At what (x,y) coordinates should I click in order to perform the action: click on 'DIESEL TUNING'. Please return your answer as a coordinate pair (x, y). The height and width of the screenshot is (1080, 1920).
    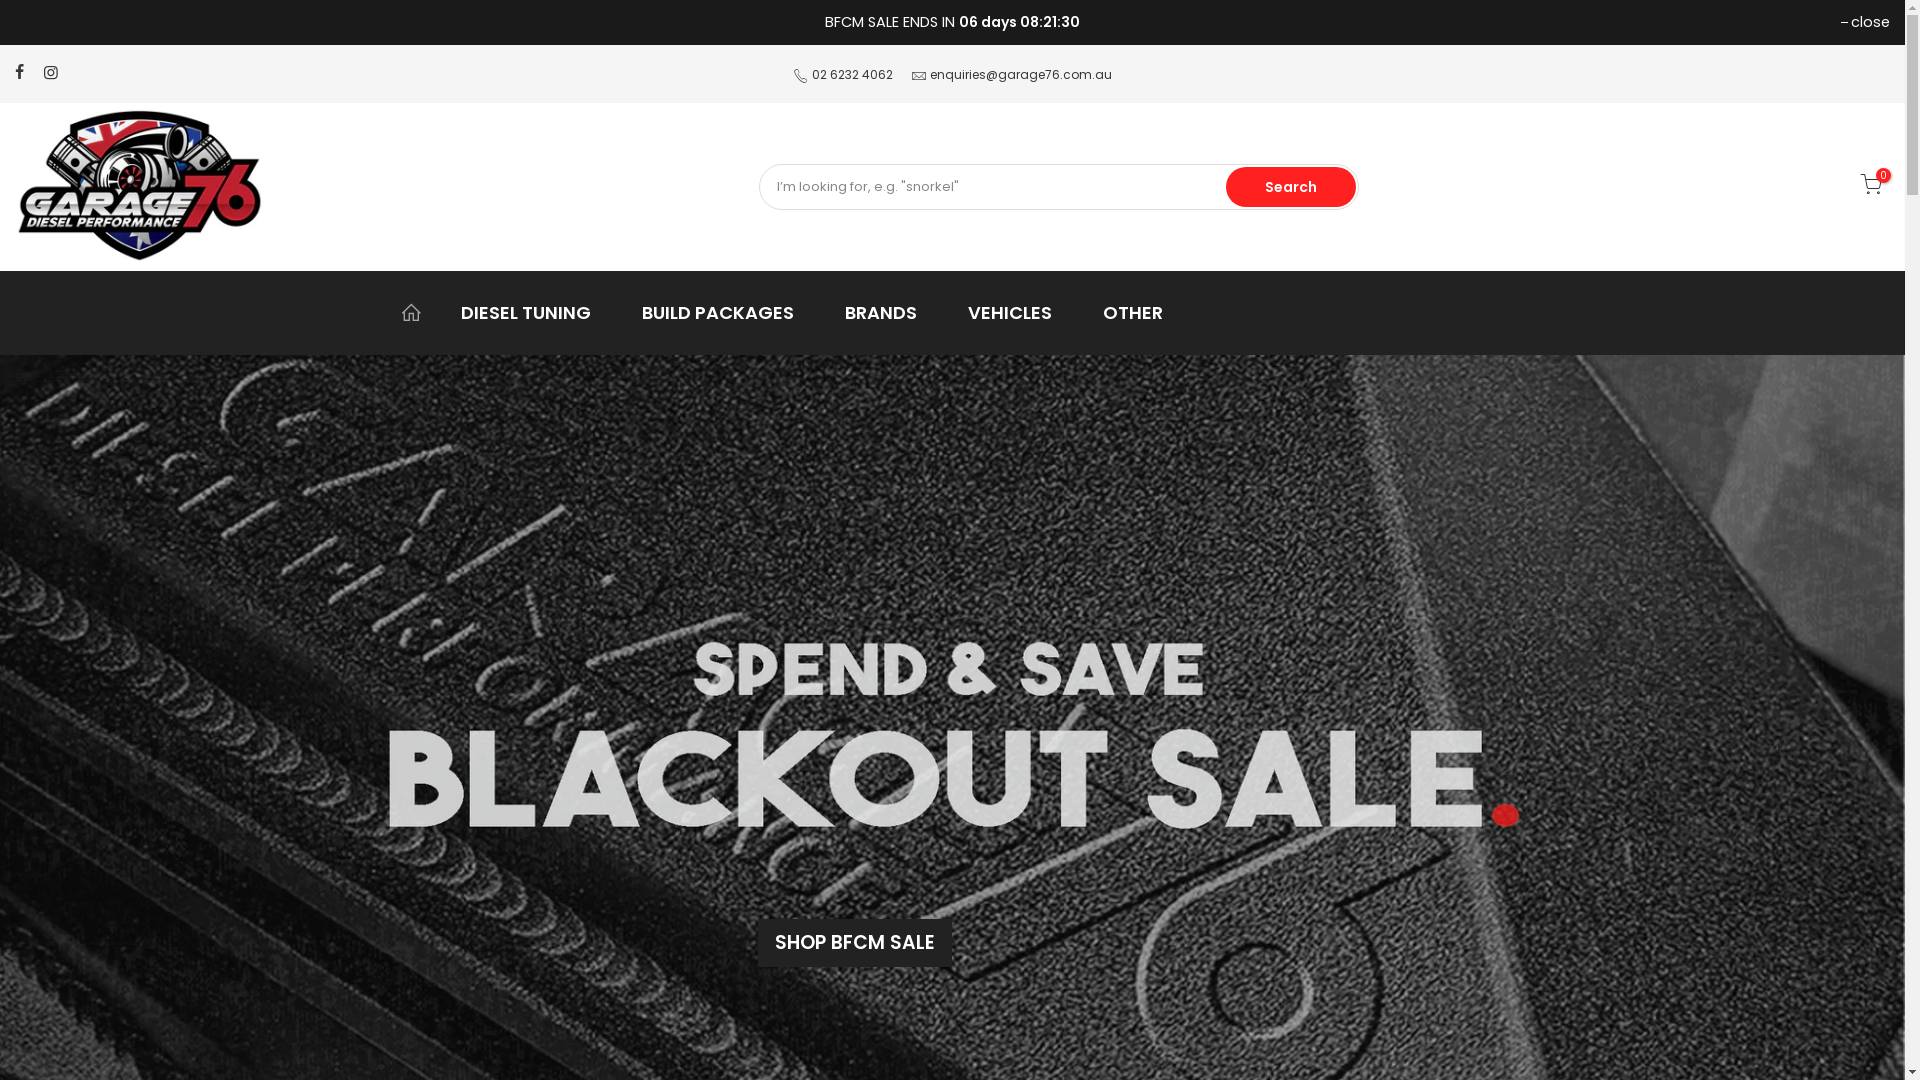
    Looking at the image, I should click on (534, 312).